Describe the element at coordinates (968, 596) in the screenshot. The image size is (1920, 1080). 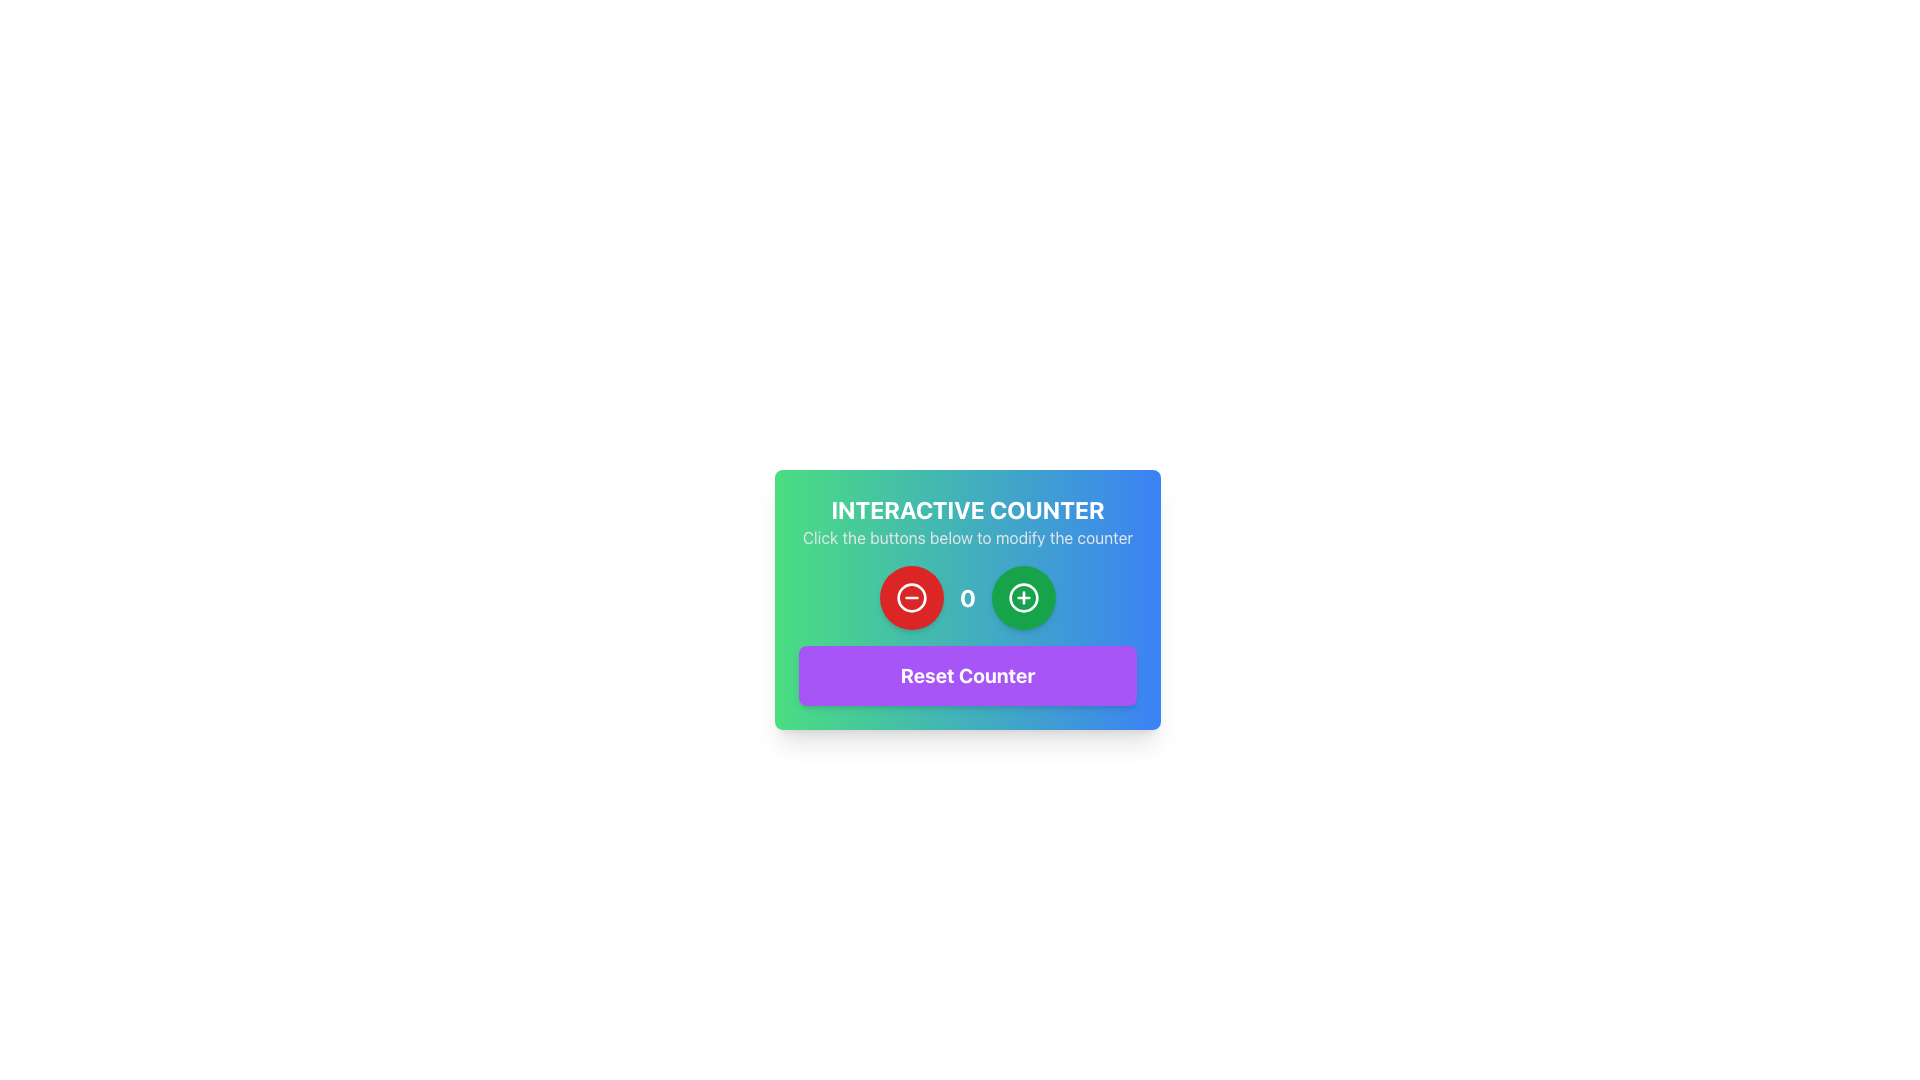
I see `displayed value of the counter located in the center of the row within the interactive counter component` at that location.